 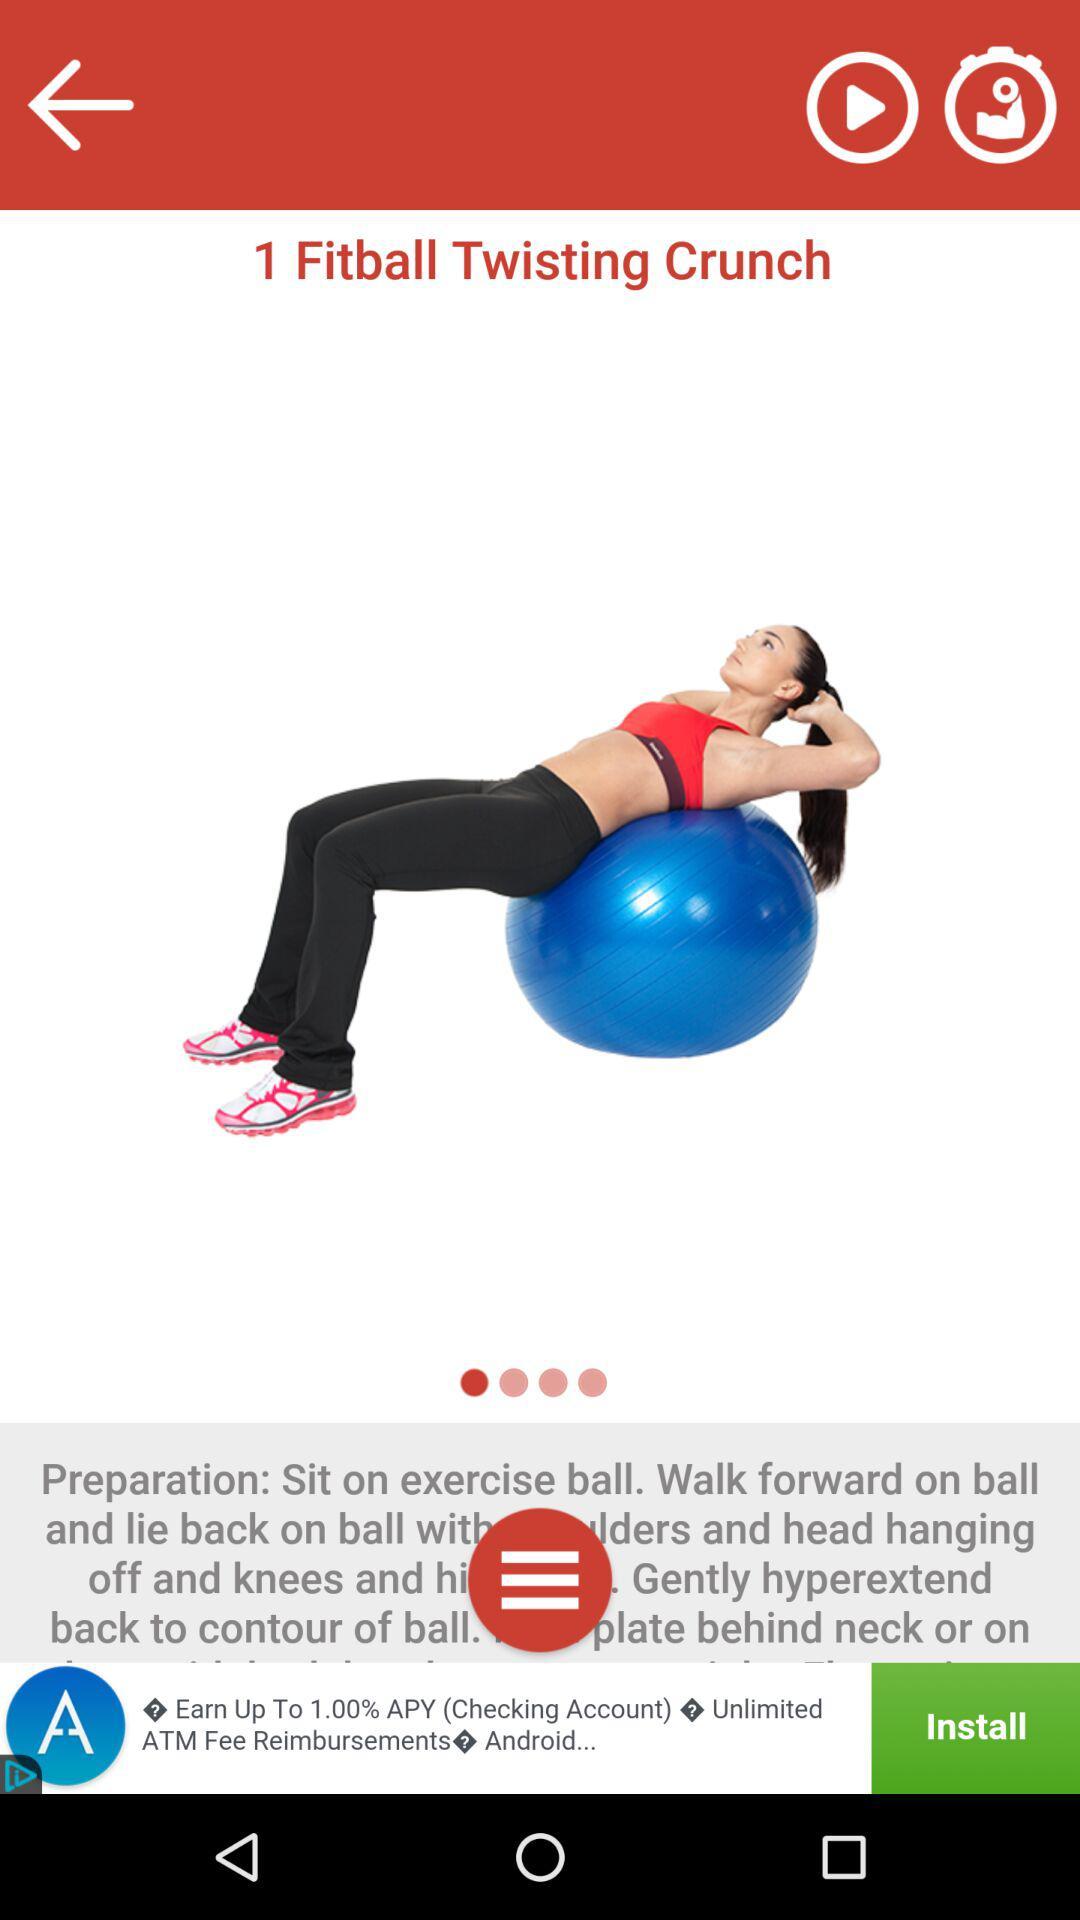 I want to click on menu, so click(x=540, y=1583).